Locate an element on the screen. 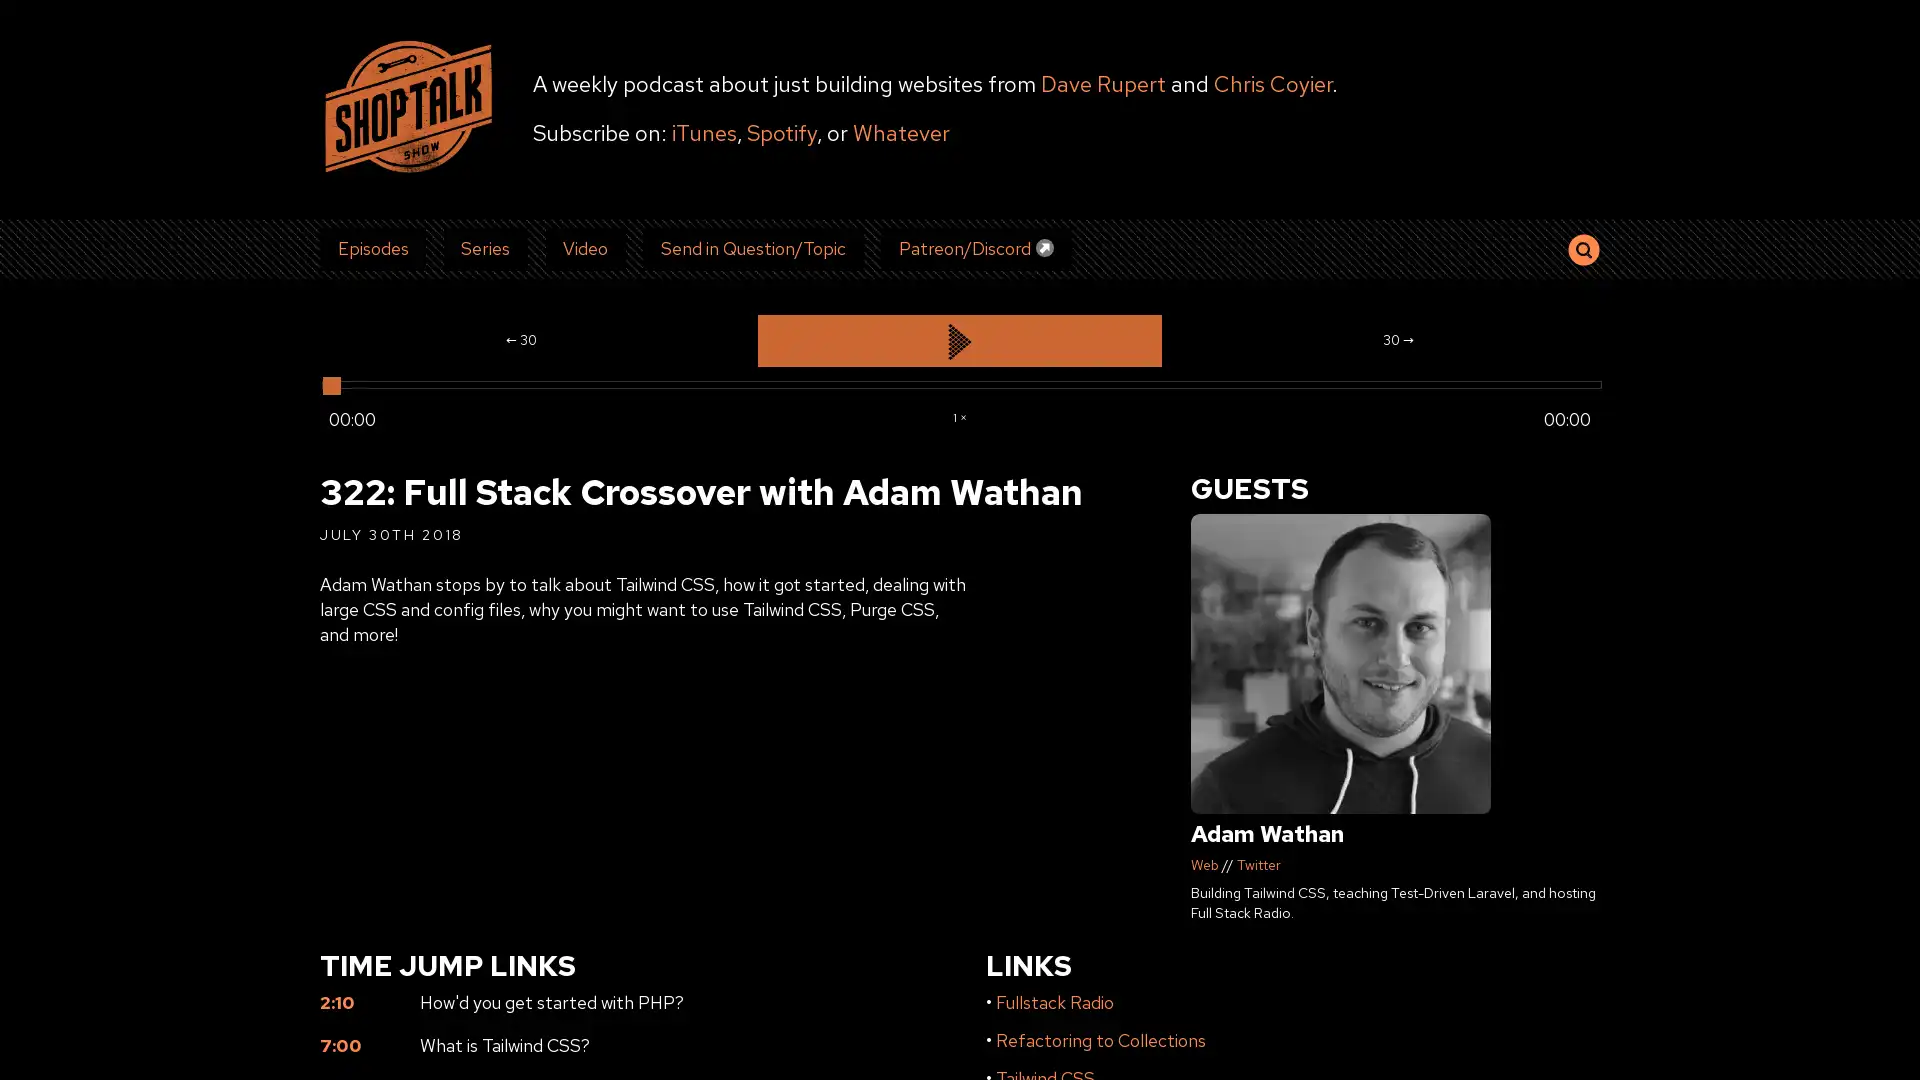 This screenshot has height=1080, width=1920. 1 is located at coordinates (958, 414).